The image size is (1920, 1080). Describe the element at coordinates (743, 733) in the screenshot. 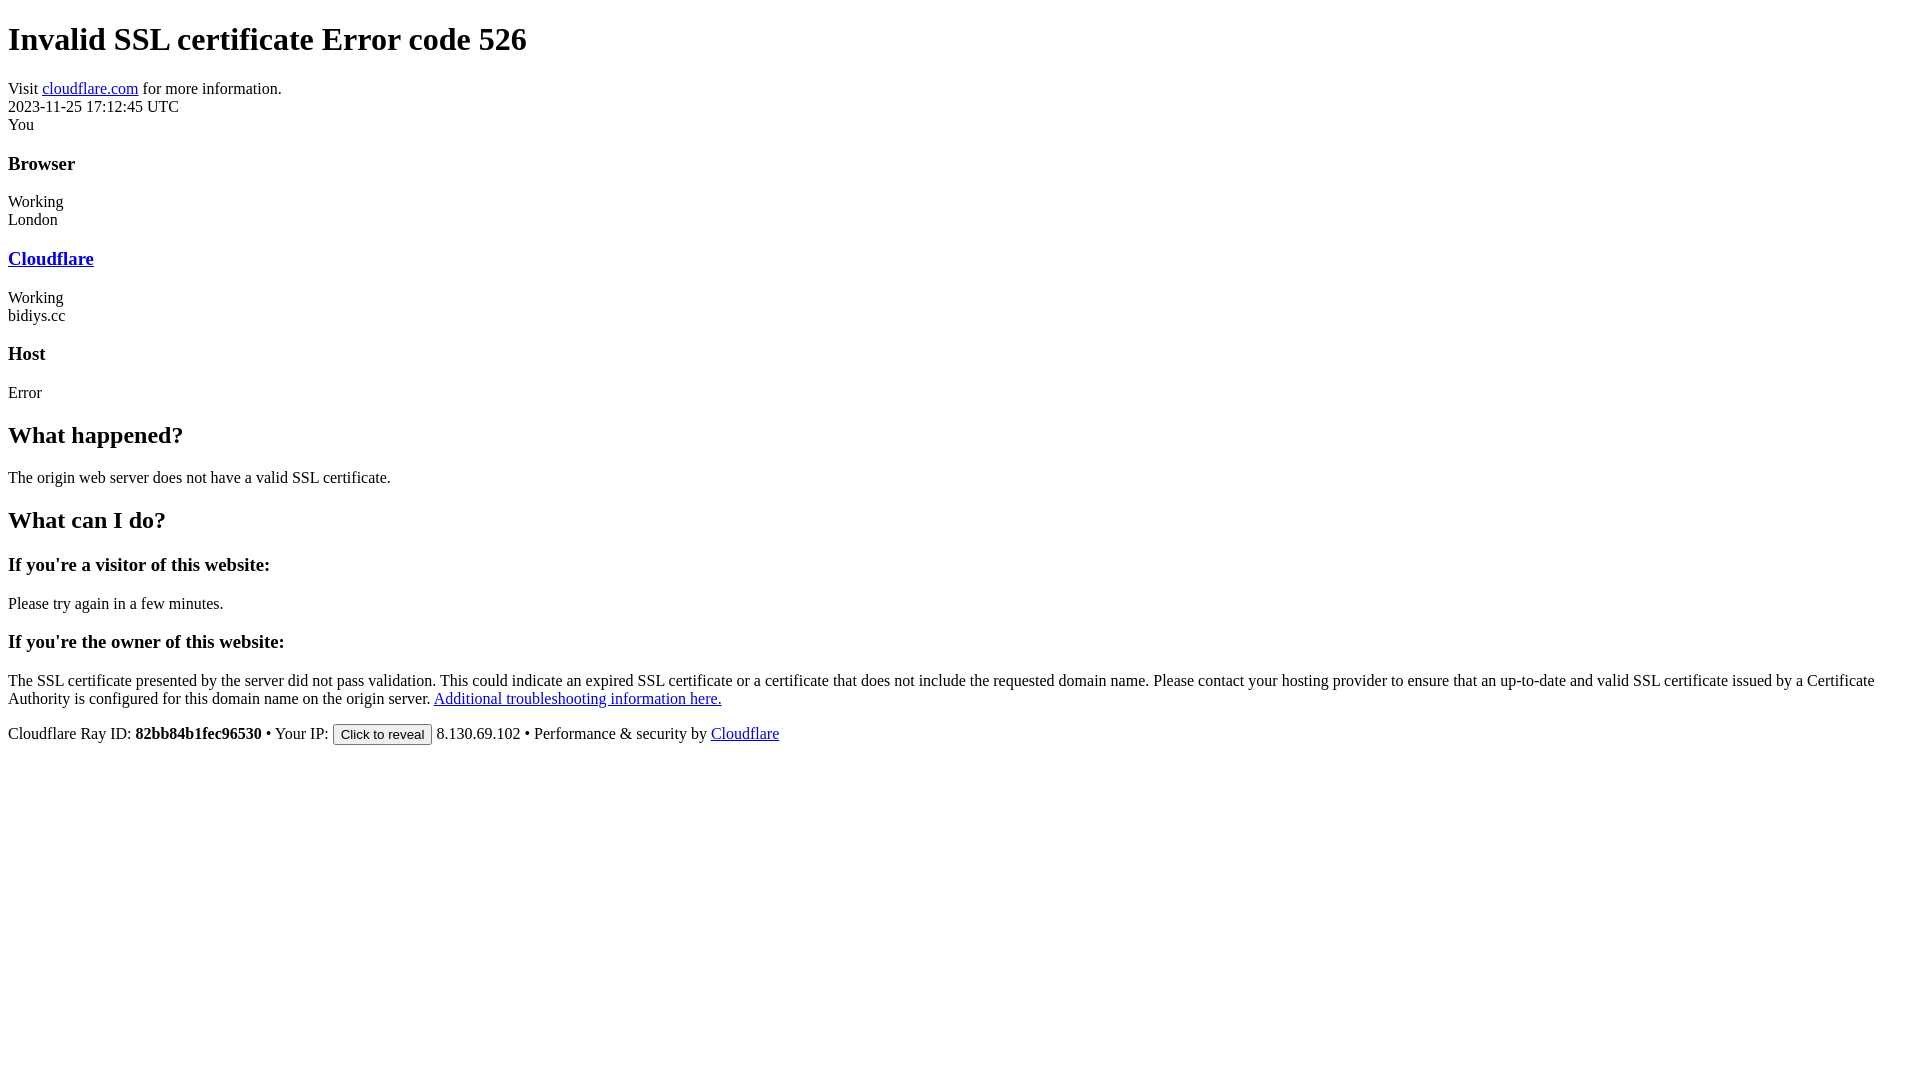

I see `'Cloudflare'` at that location.